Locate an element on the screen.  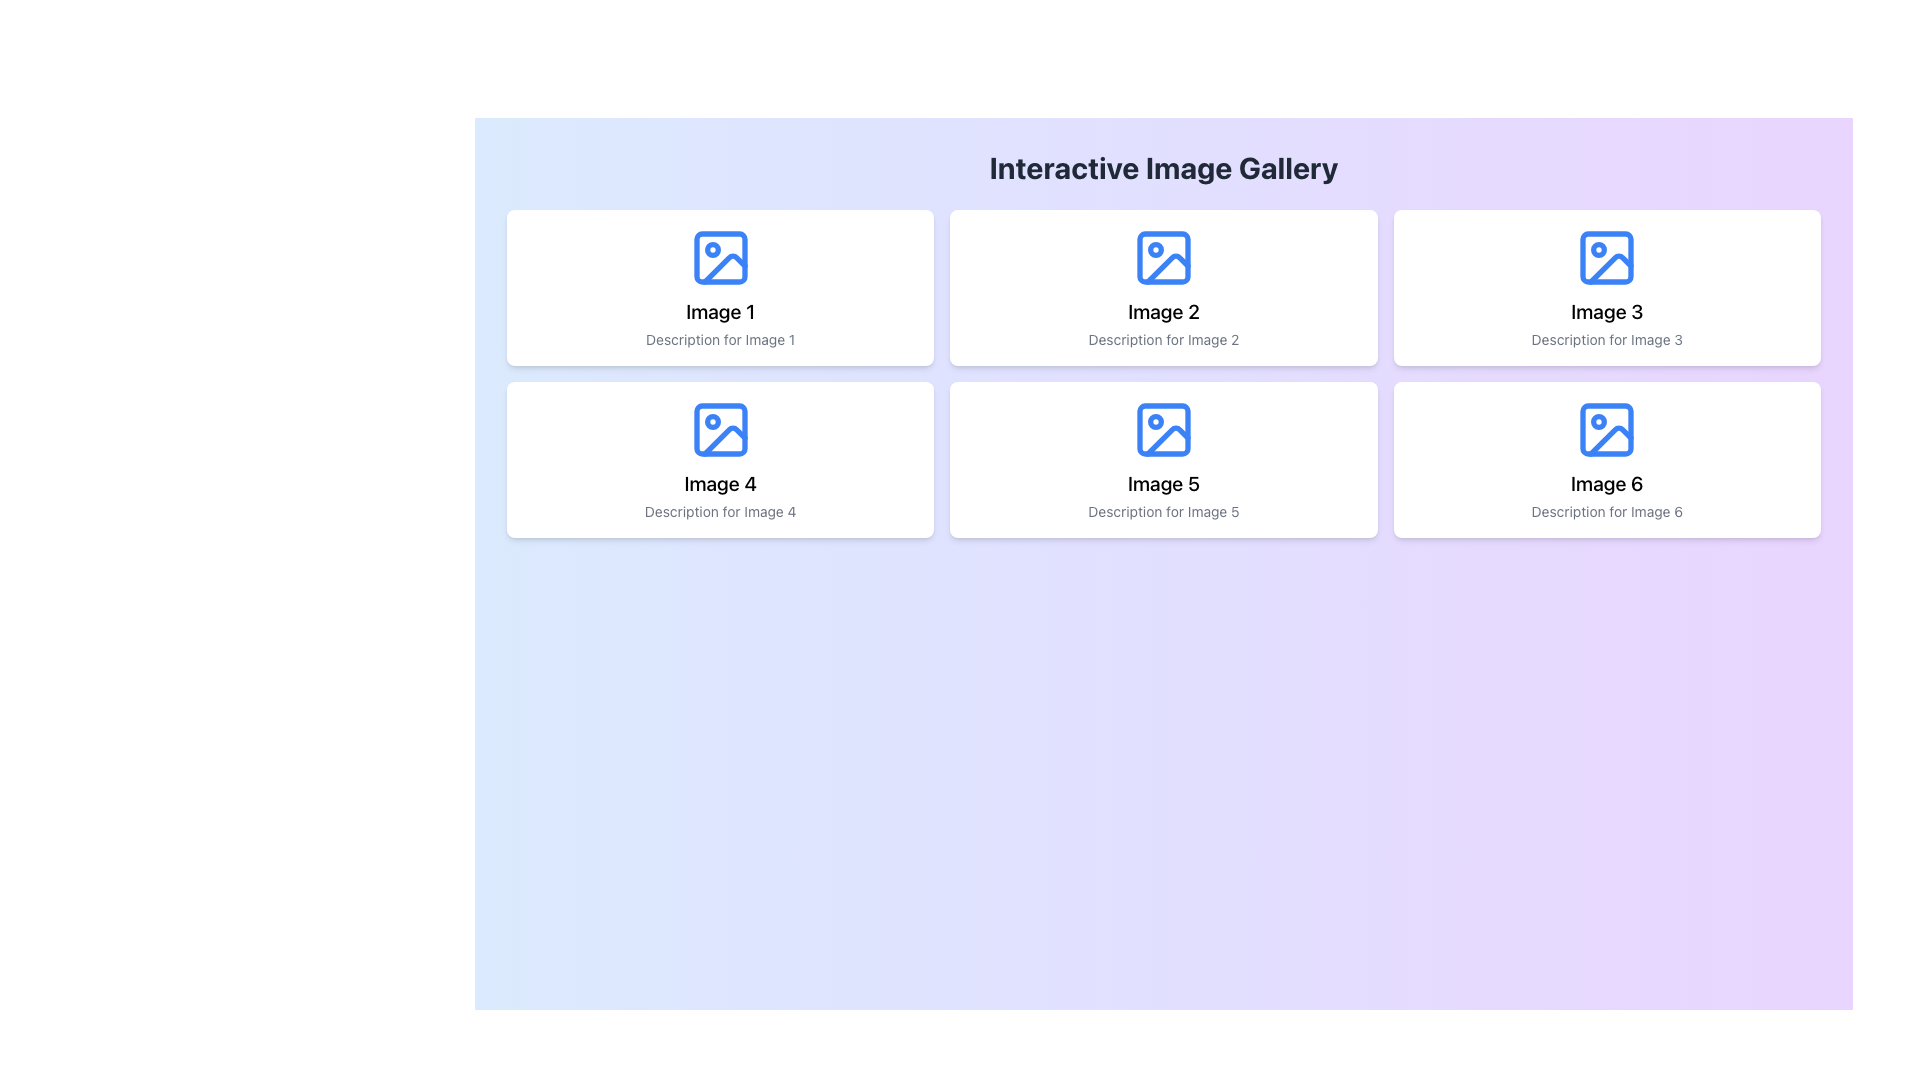
styling of the text label displaying 'Image 6', which is located within the sixth image card of the interactive image gallery is located at coordinates (1607, 483).